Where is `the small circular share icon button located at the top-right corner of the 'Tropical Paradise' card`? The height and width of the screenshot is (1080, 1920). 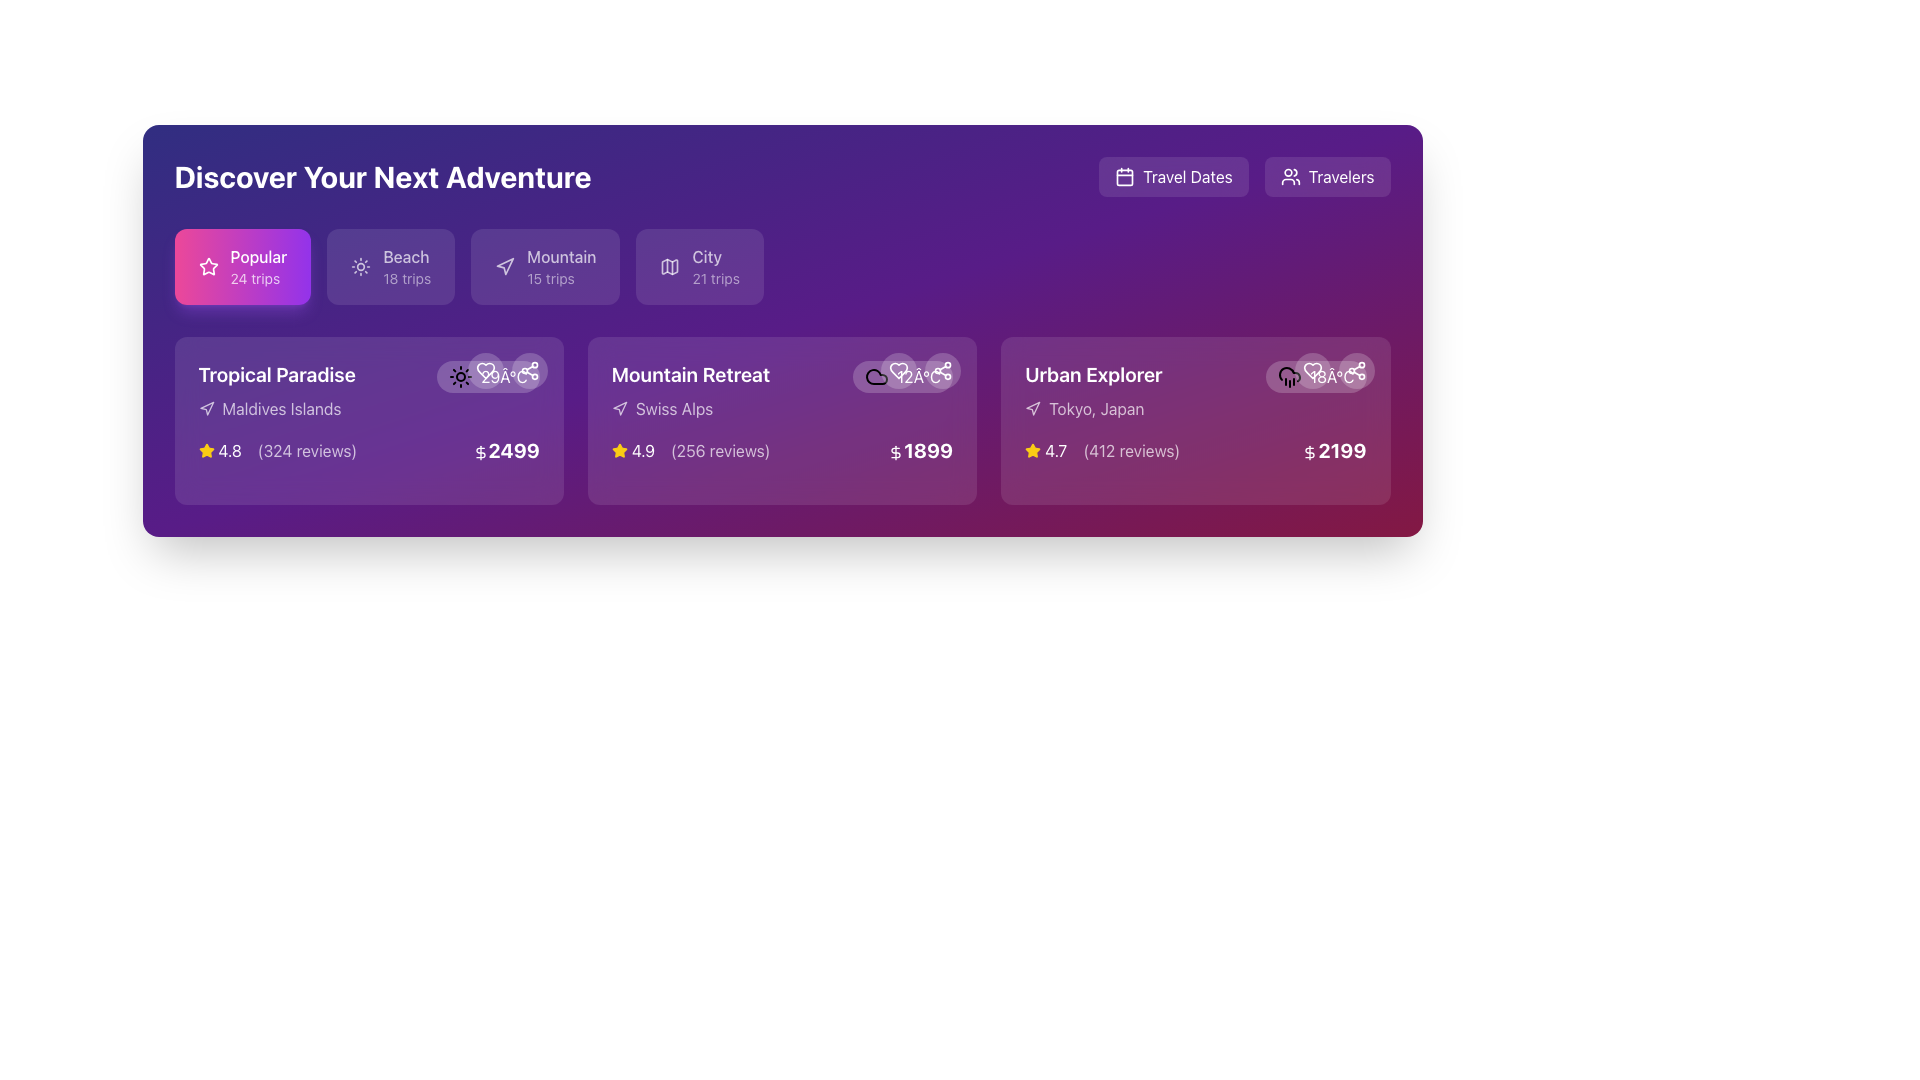 the small circular share icon button located at the top-right corner of the 'Tropical Paradise' card is located at coordinates (507, 370).